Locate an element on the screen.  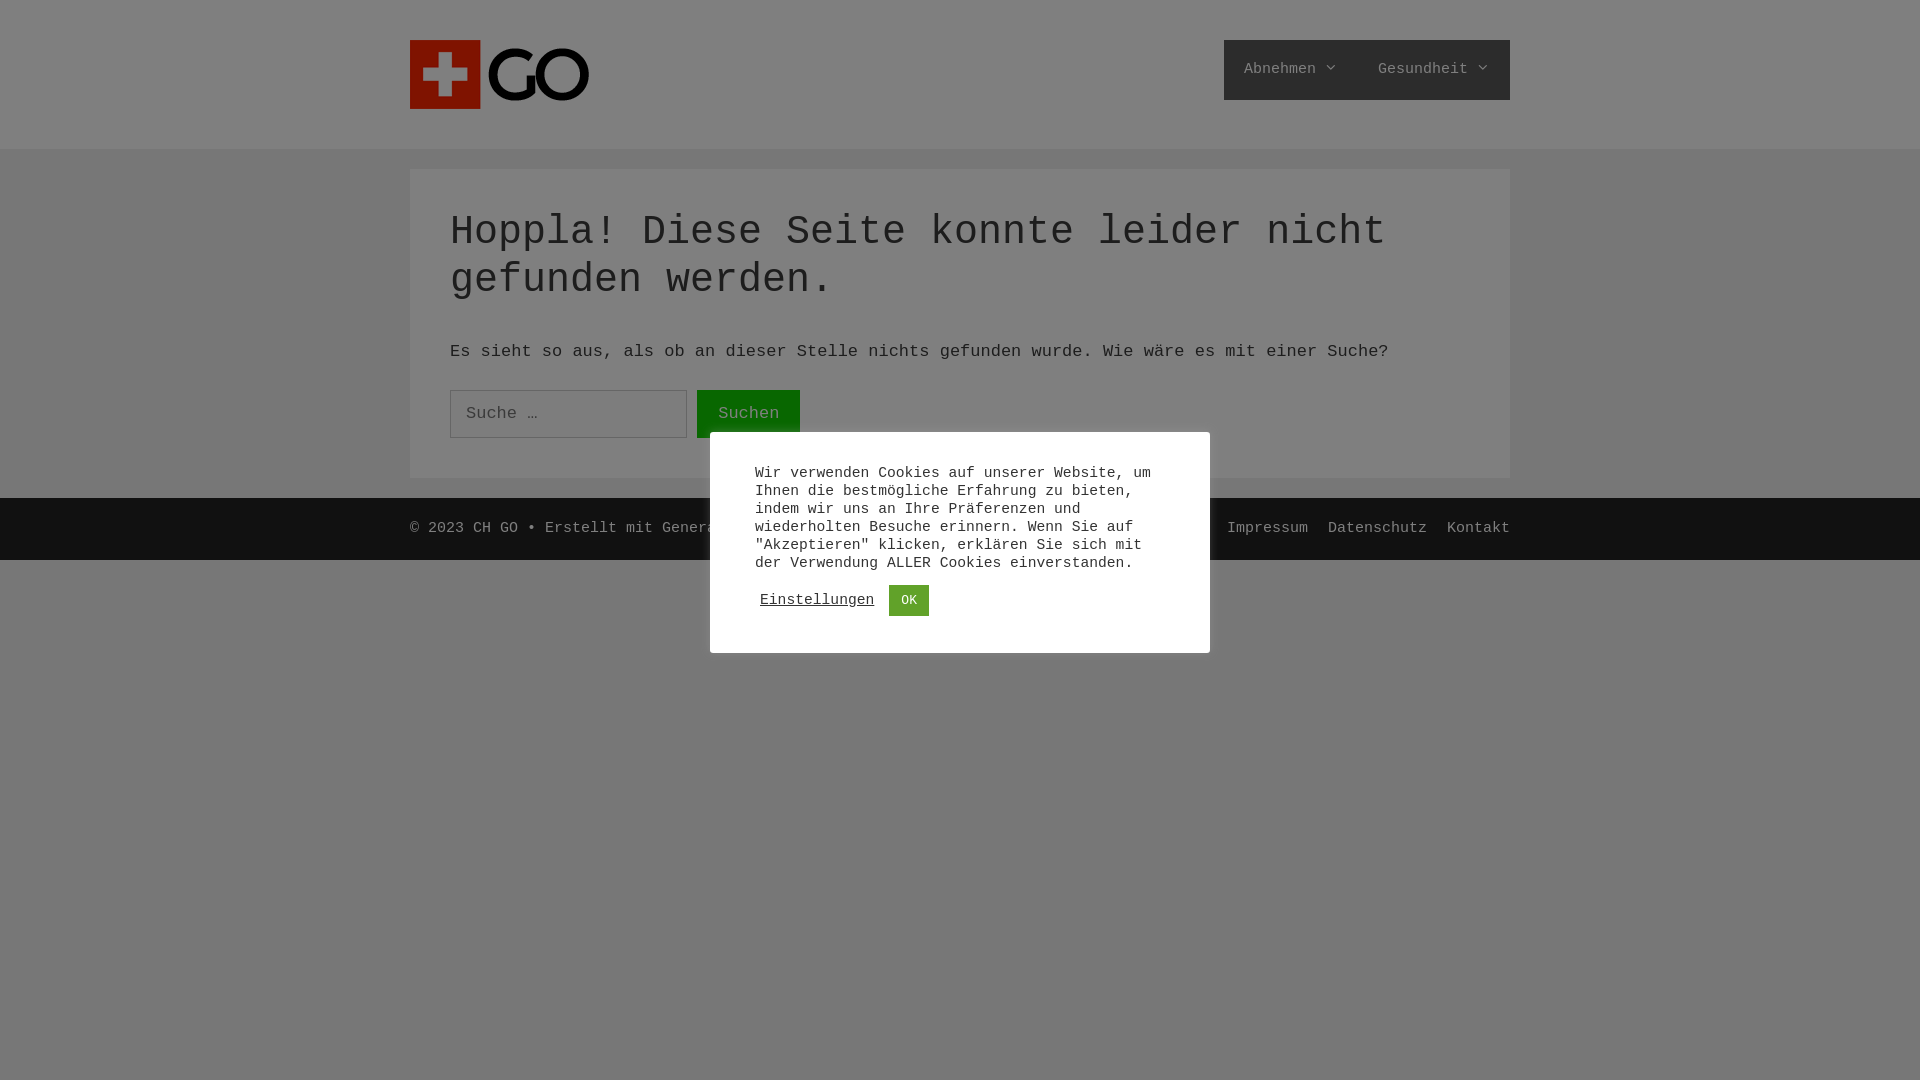
'Suche nach:' is located at coordinates (567, 412).